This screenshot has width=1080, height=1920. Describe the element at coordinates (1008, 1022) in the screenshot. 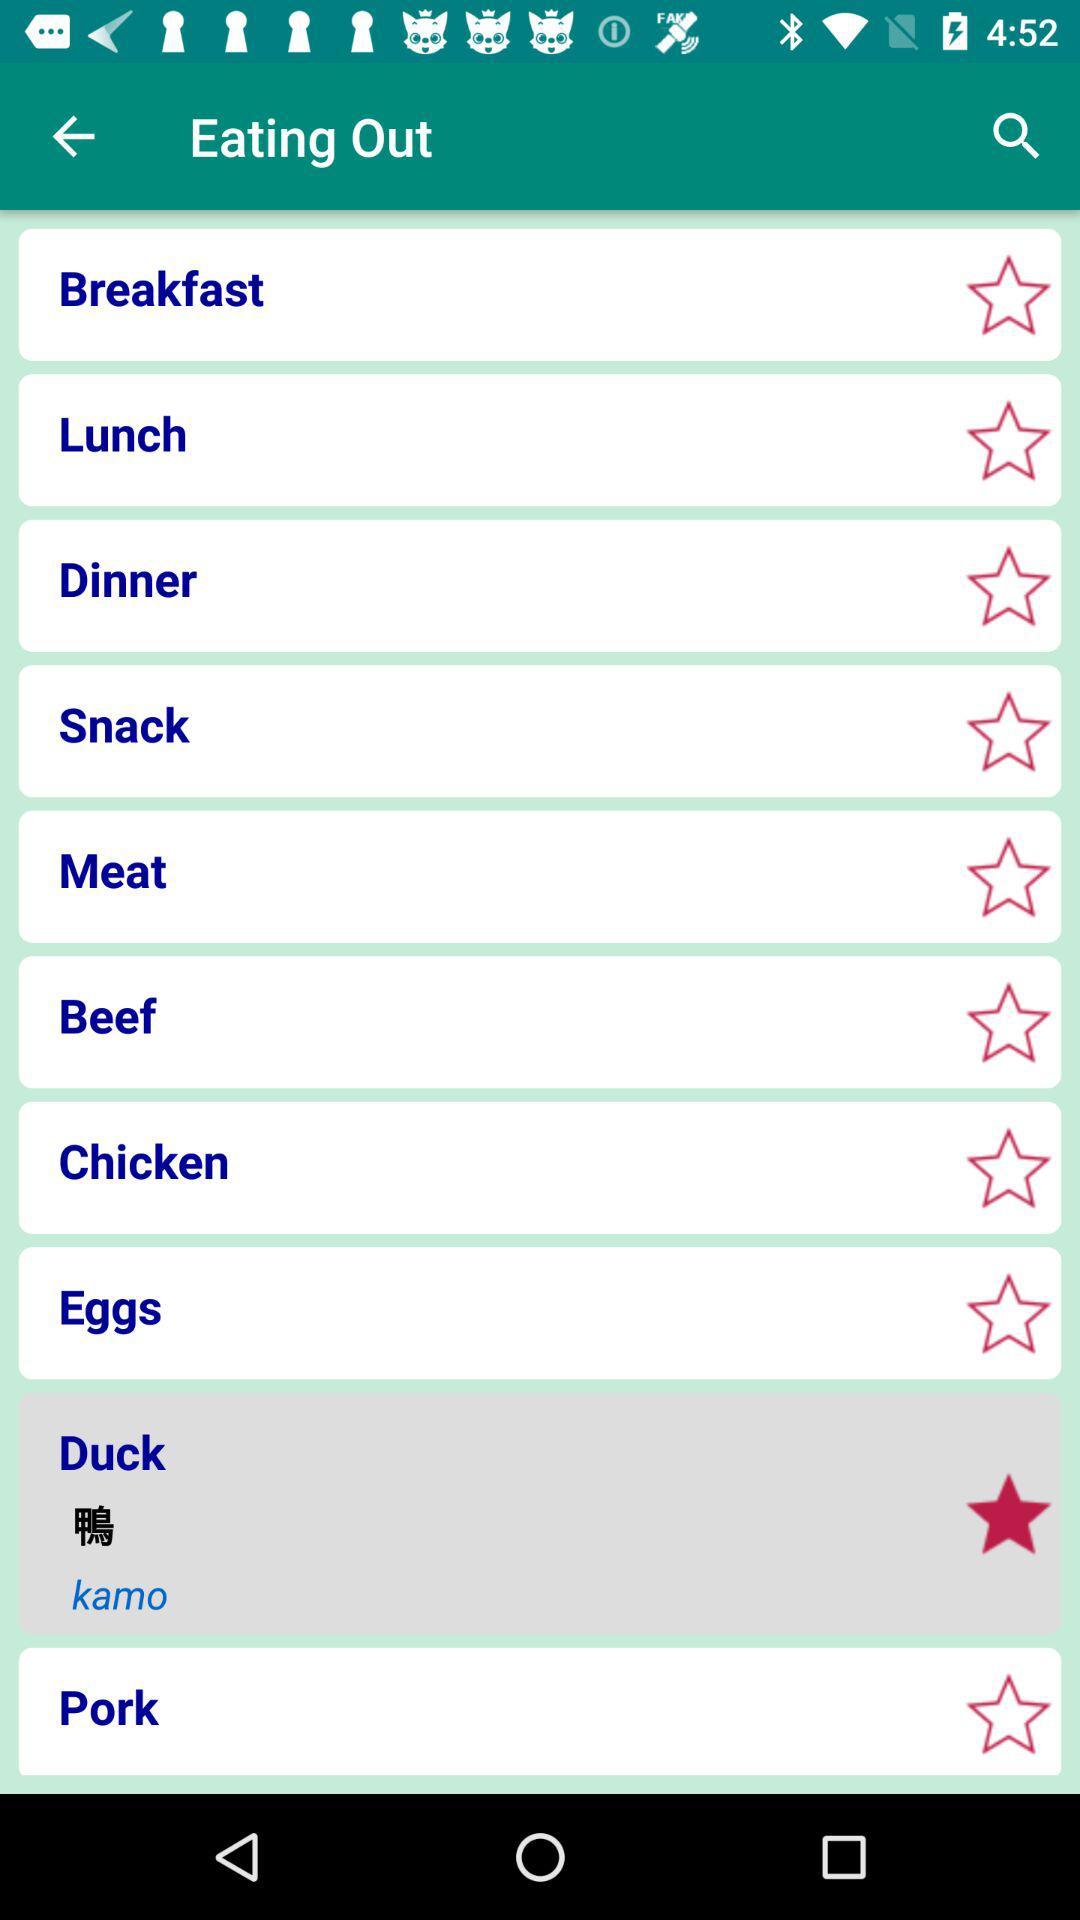

I see `to favorites` at that location.